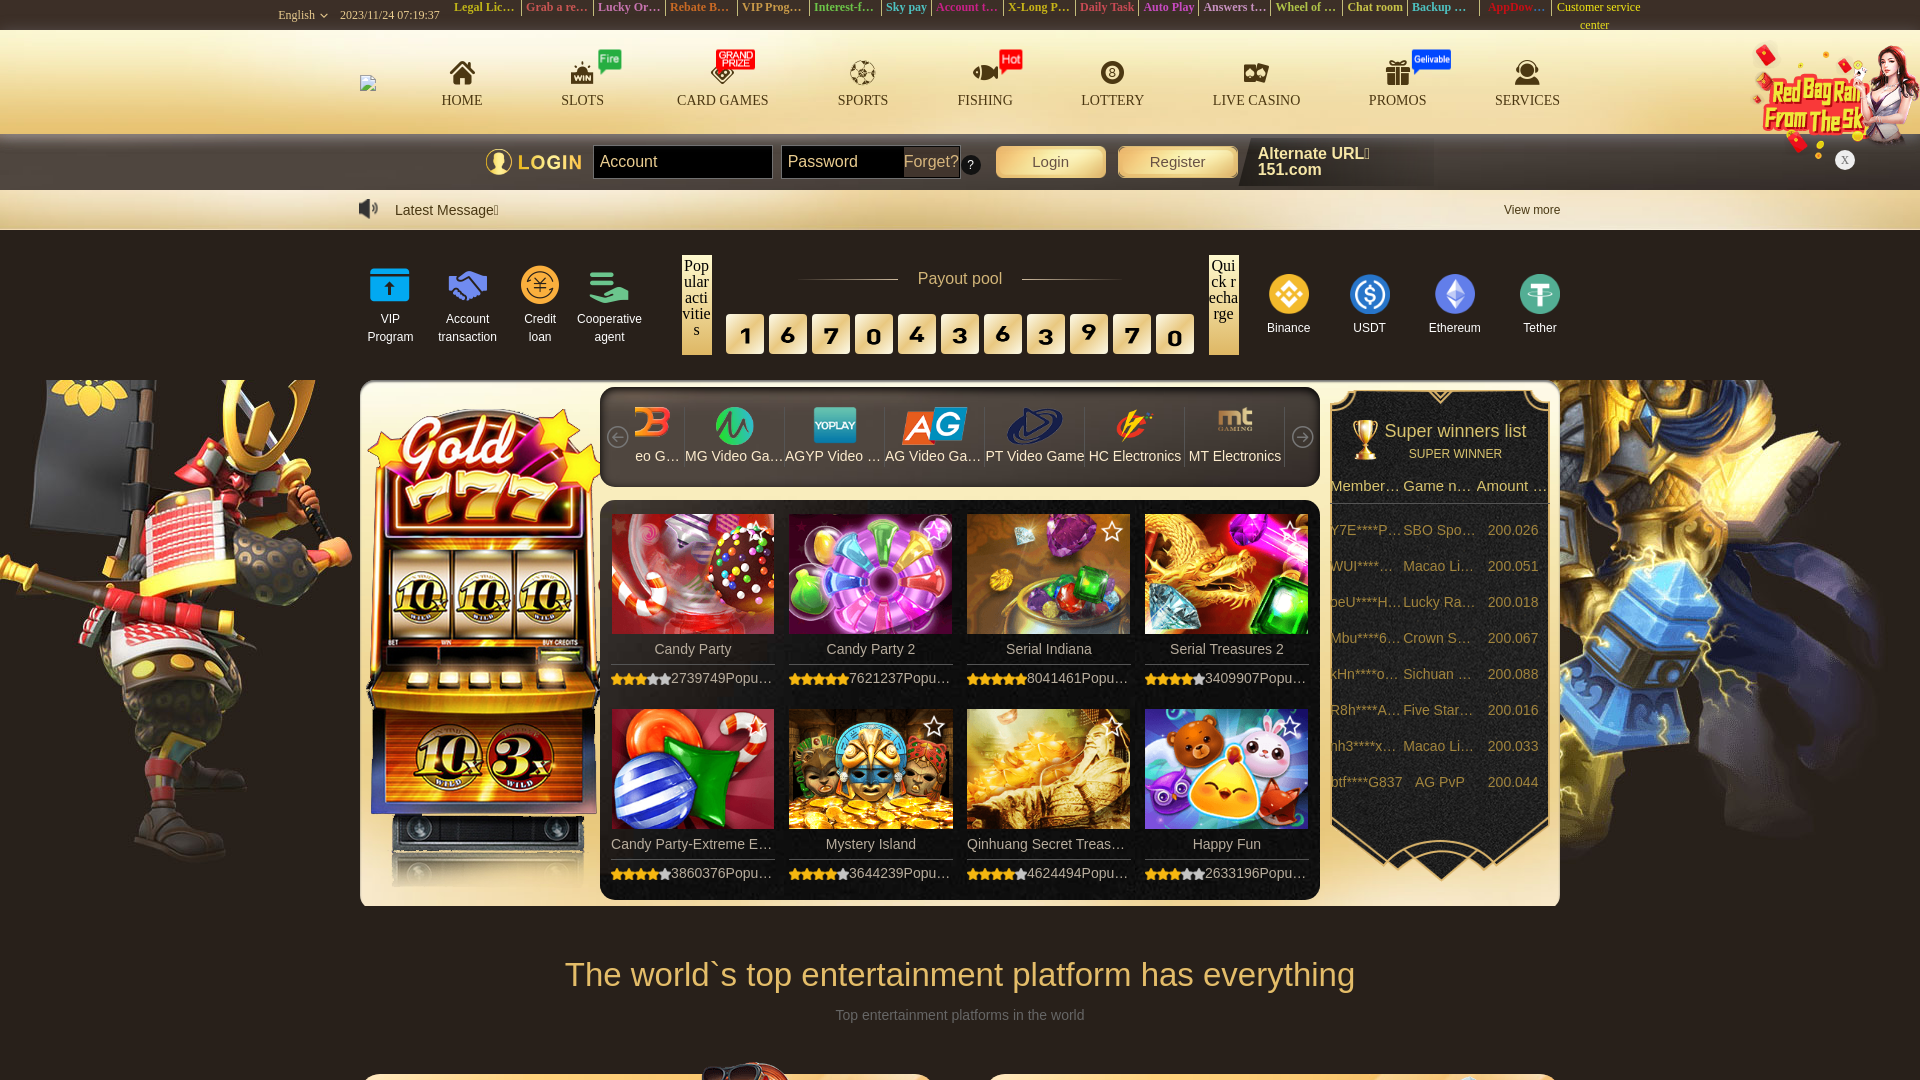 The image size is (1920, 1080). What do you see at coordinates (1503, 209) in the screenshot?
I see `'View more'` at bounding box center [1503, 209].